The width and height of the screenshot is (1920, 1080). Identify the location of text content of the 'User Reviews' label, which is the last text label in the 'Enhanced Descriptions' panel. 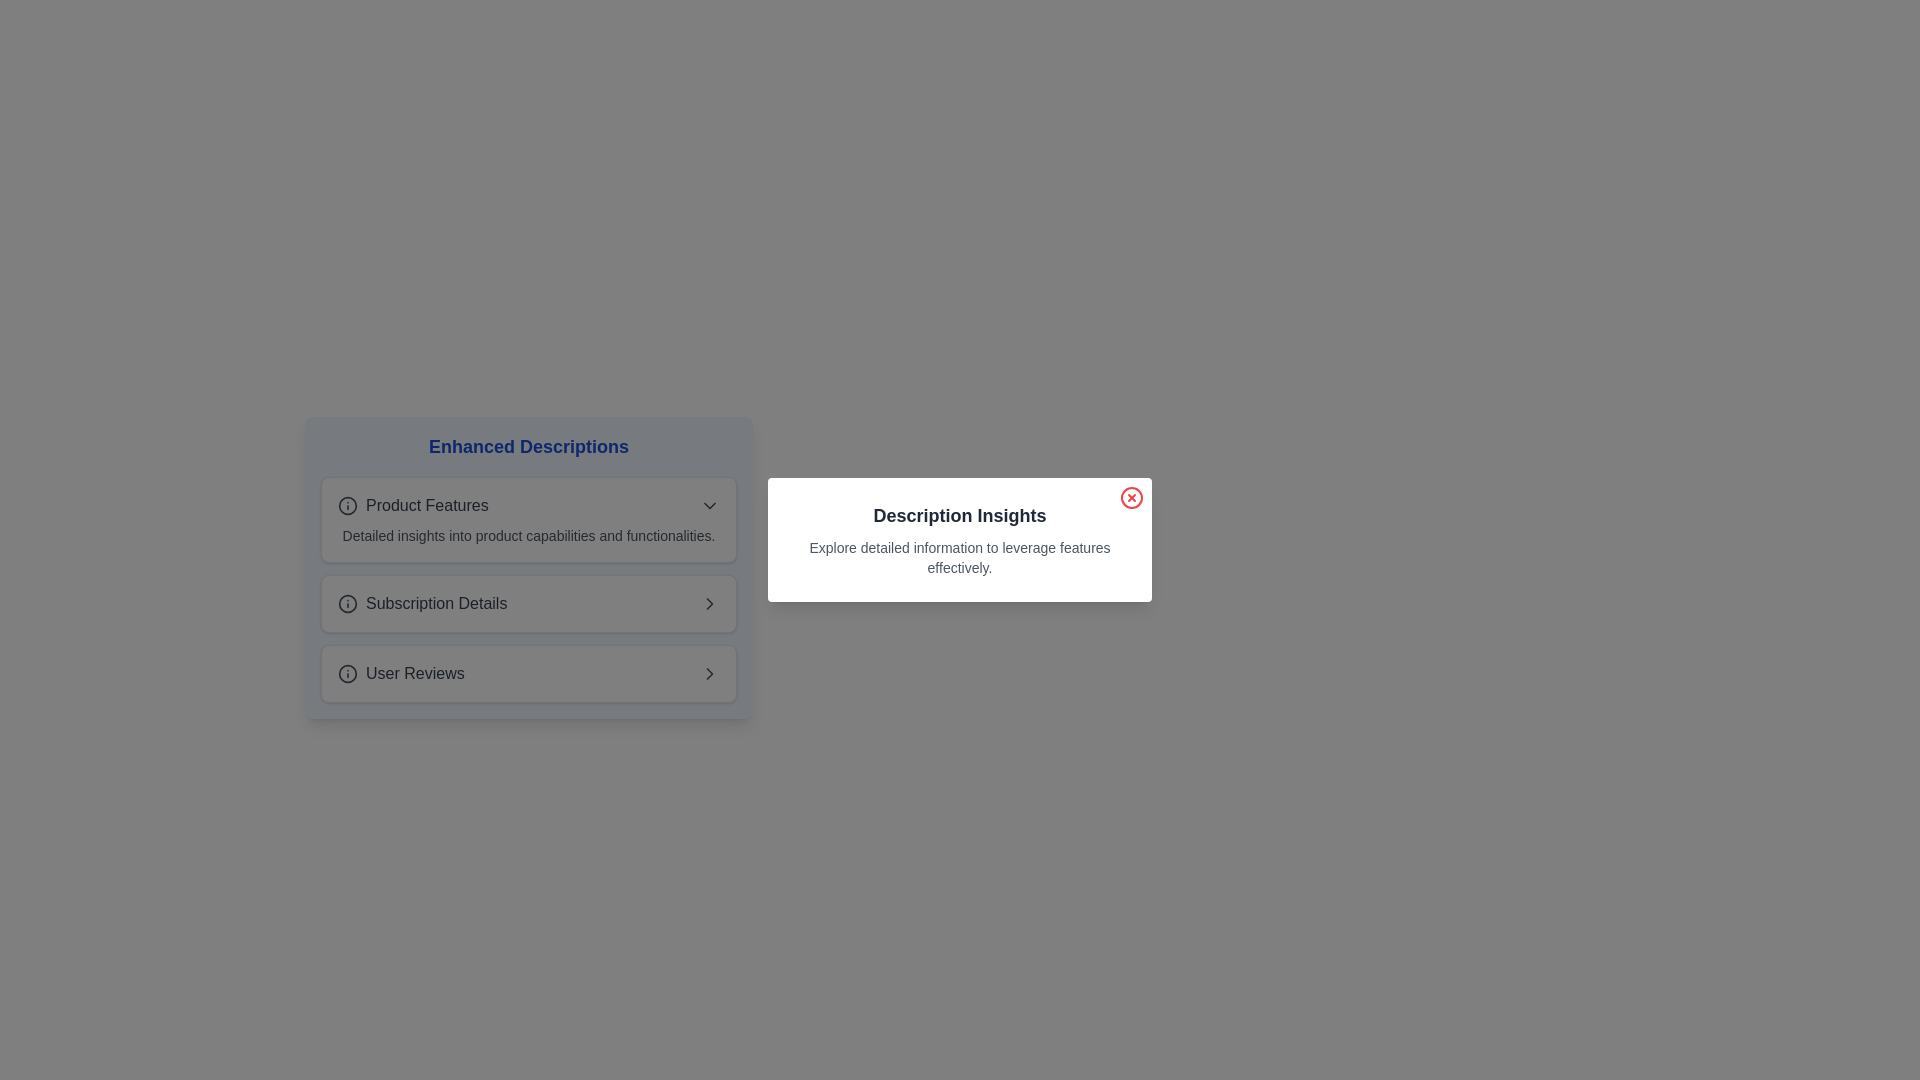
(414, 674).